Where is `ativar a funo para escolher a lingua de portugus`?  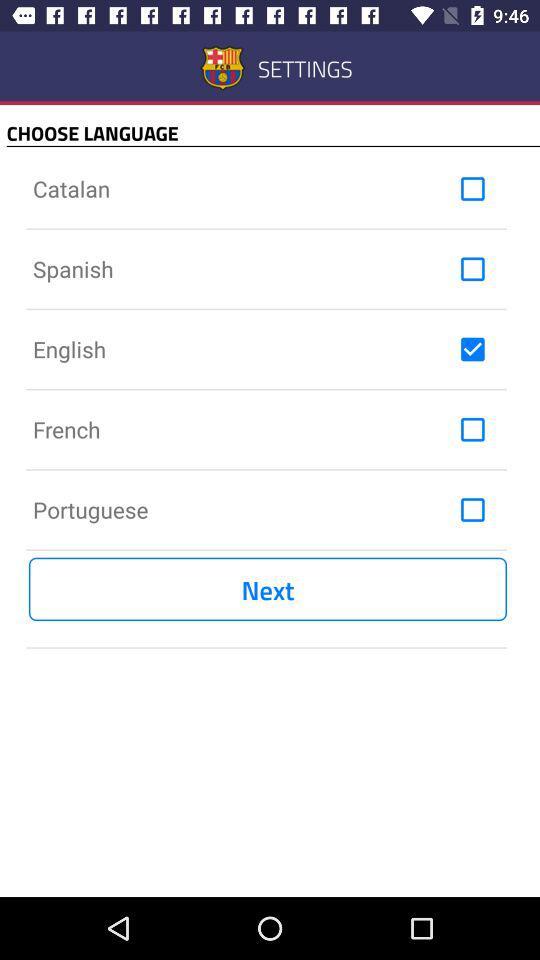 ativar a funo para escolher a lingua de portugus is located at coordinates (472, 508).